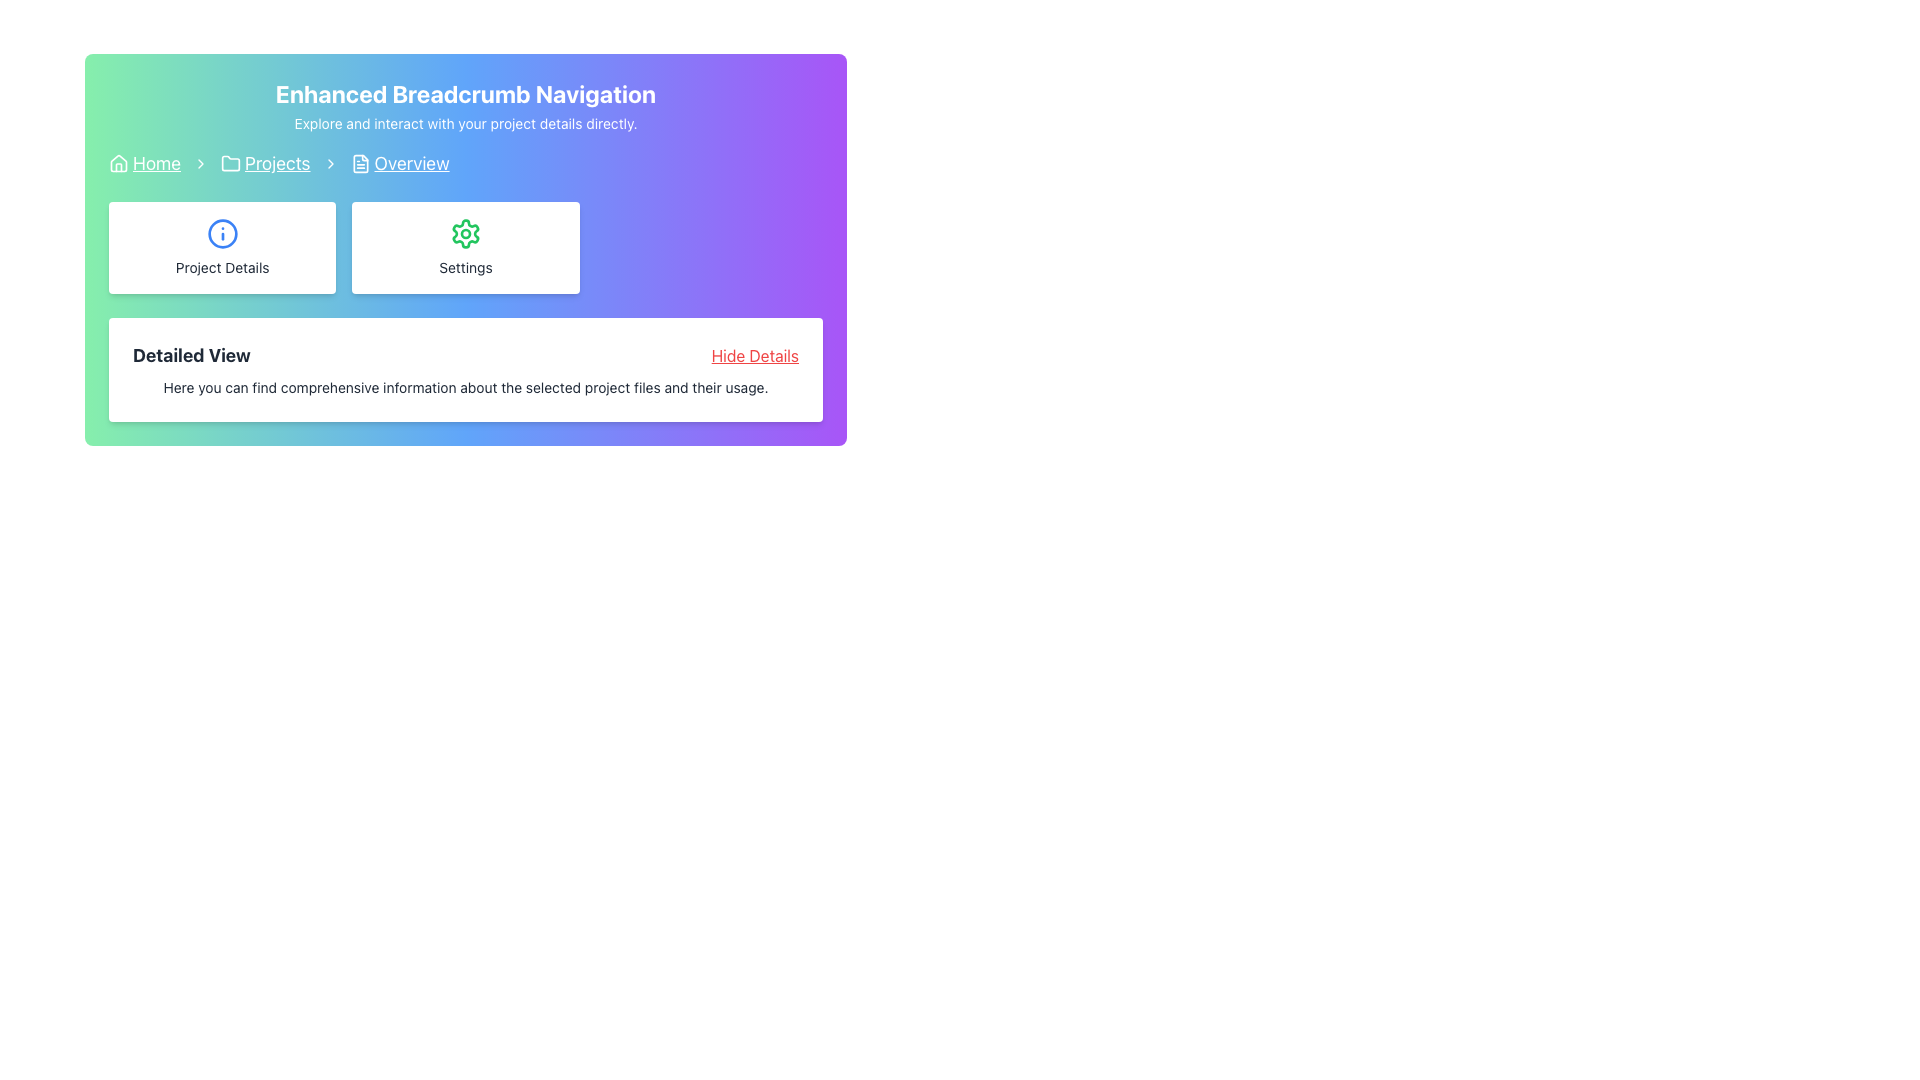 The image size is (1920, 1080). I want to click on the blue circular information icon located in the 'Project Details' section, which is centered above the text label 'Project Details', so click(222, 233).